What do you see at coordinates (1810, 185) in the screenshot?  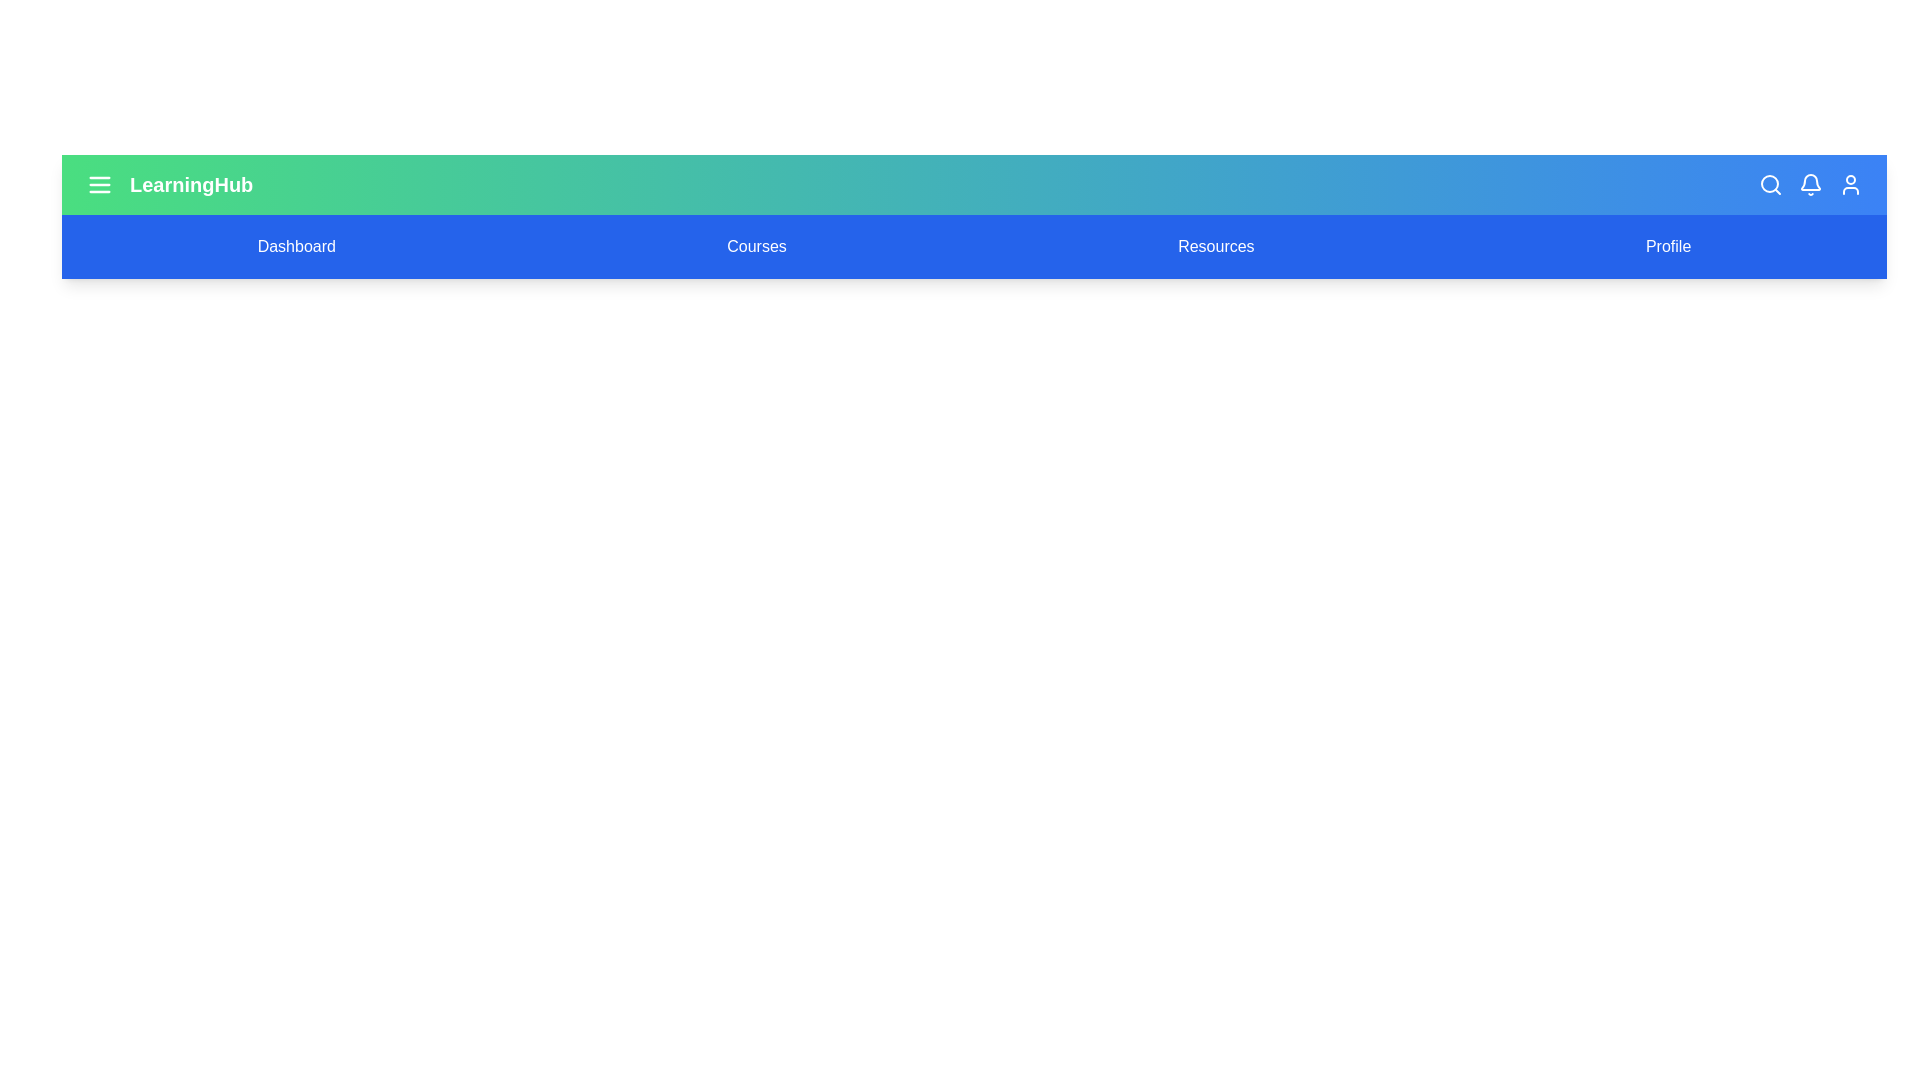 I see `the notification bell icon to view notifications` at bounding box center [1810, 185].